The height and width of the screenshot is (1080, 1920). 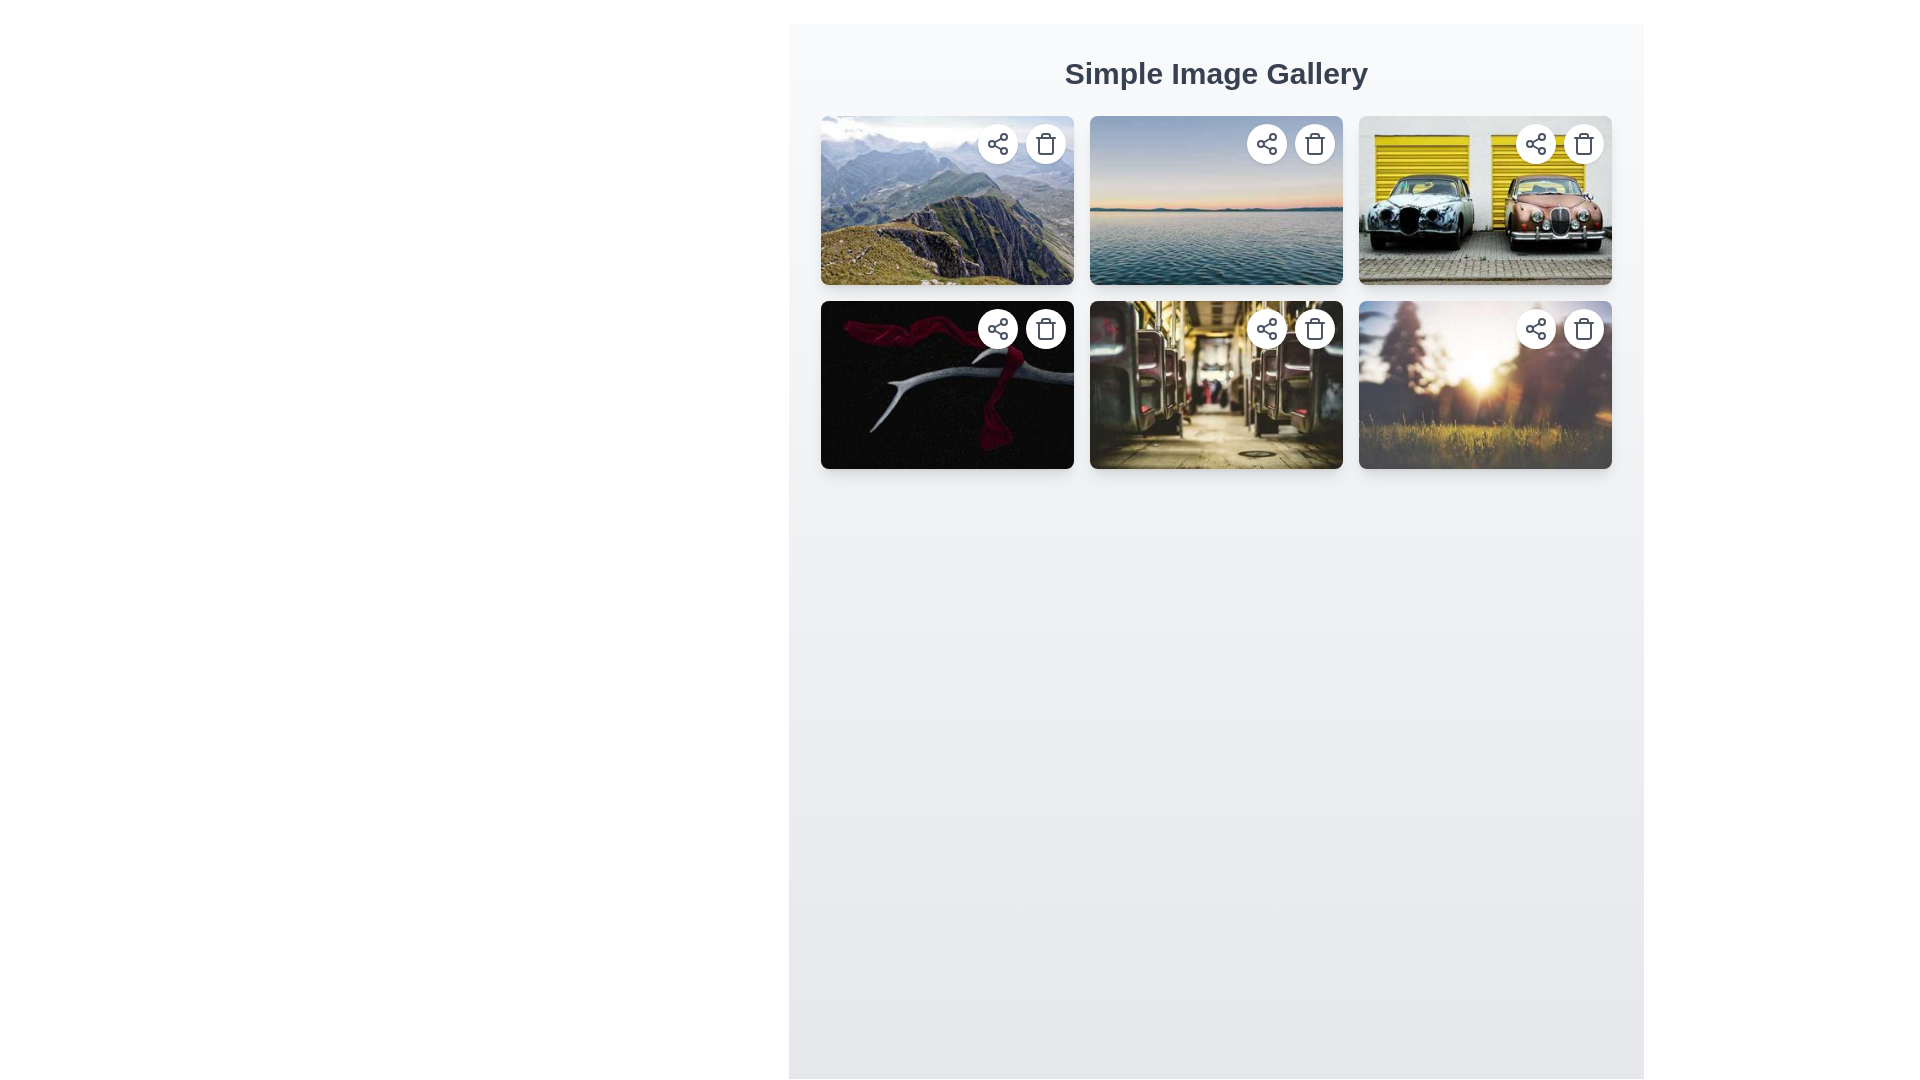 I want to click on the trash bin icon button in the top right corner of the first image in the gallery grid, so click(x=1022, y=142).